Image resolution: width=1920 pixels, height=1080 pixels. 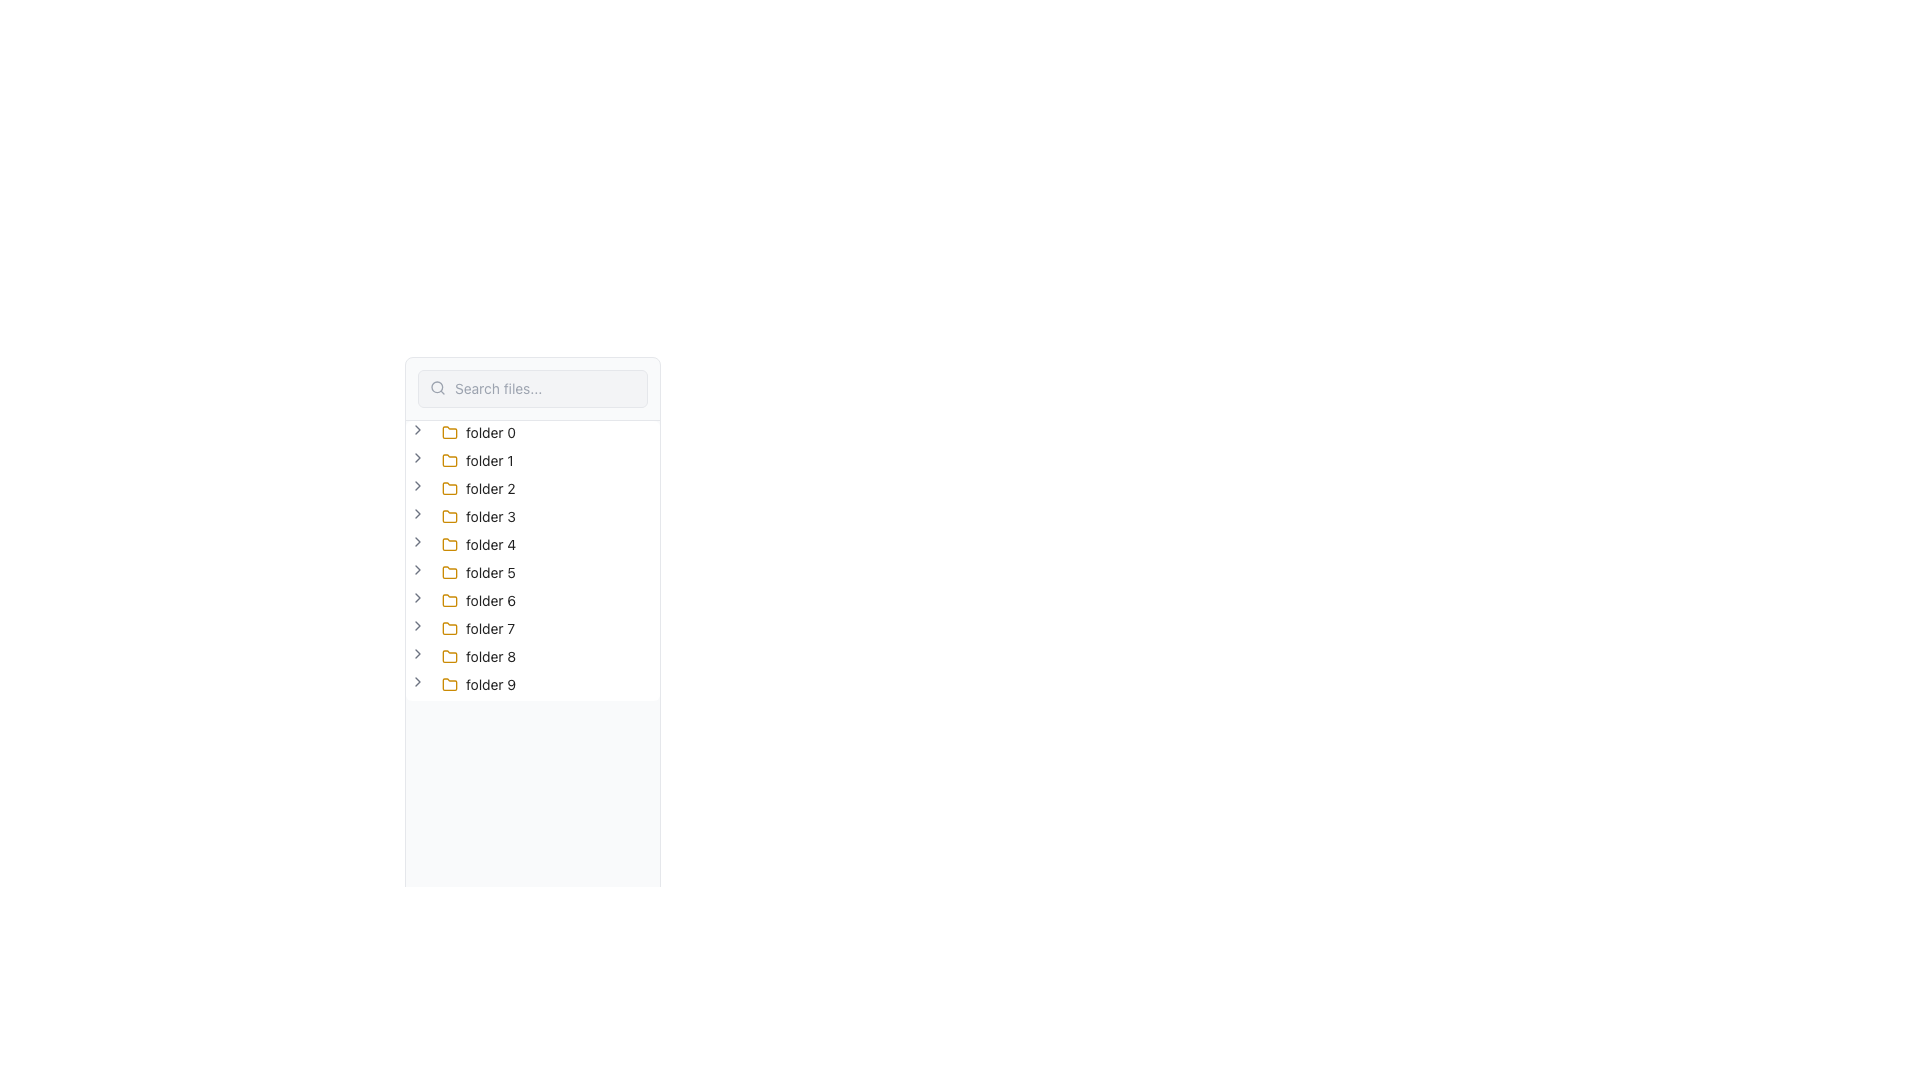 What do you see at coordinates (449, 431) in the screenshot?
I see `the folder icon representing 'folder 0', which is the first element` at bounding box center [449, 431].